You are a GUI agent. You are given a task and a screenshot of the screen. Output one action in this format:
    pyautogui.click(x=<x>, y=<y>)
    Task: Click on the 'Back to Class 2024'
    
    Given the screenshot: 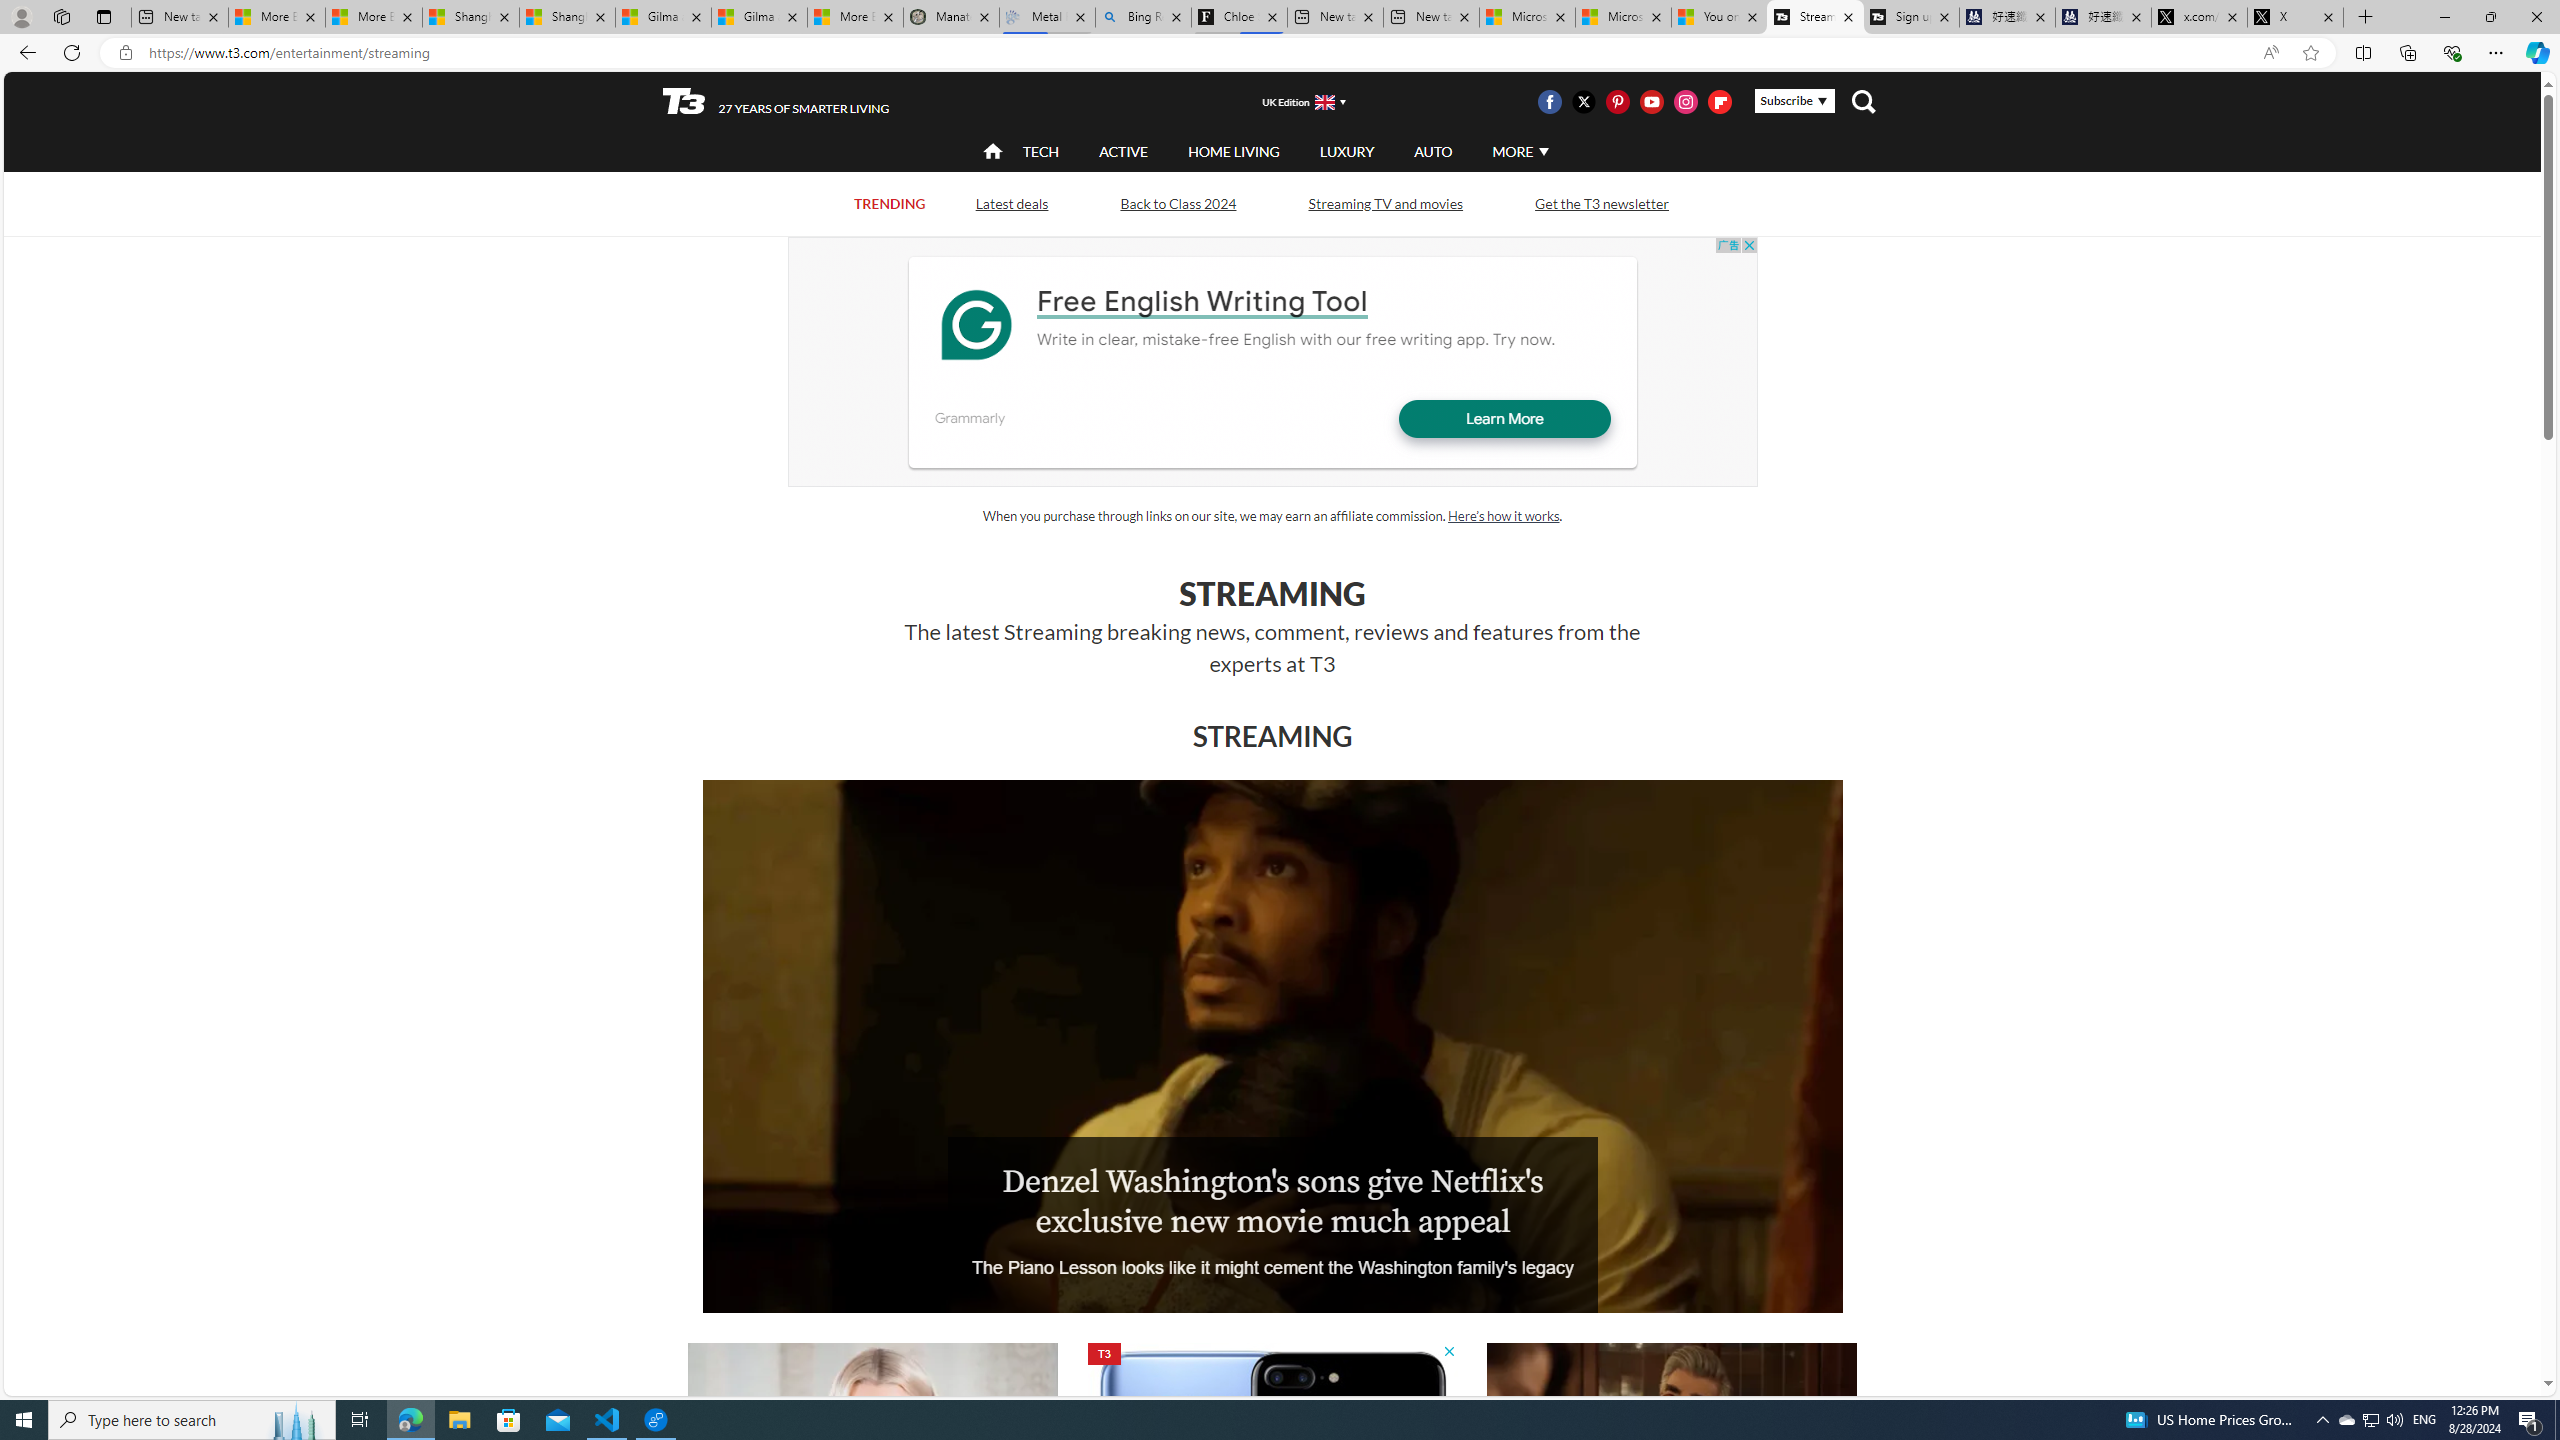 What is the action you would take?
    pyautogui.click(x=1178, y=202)
    